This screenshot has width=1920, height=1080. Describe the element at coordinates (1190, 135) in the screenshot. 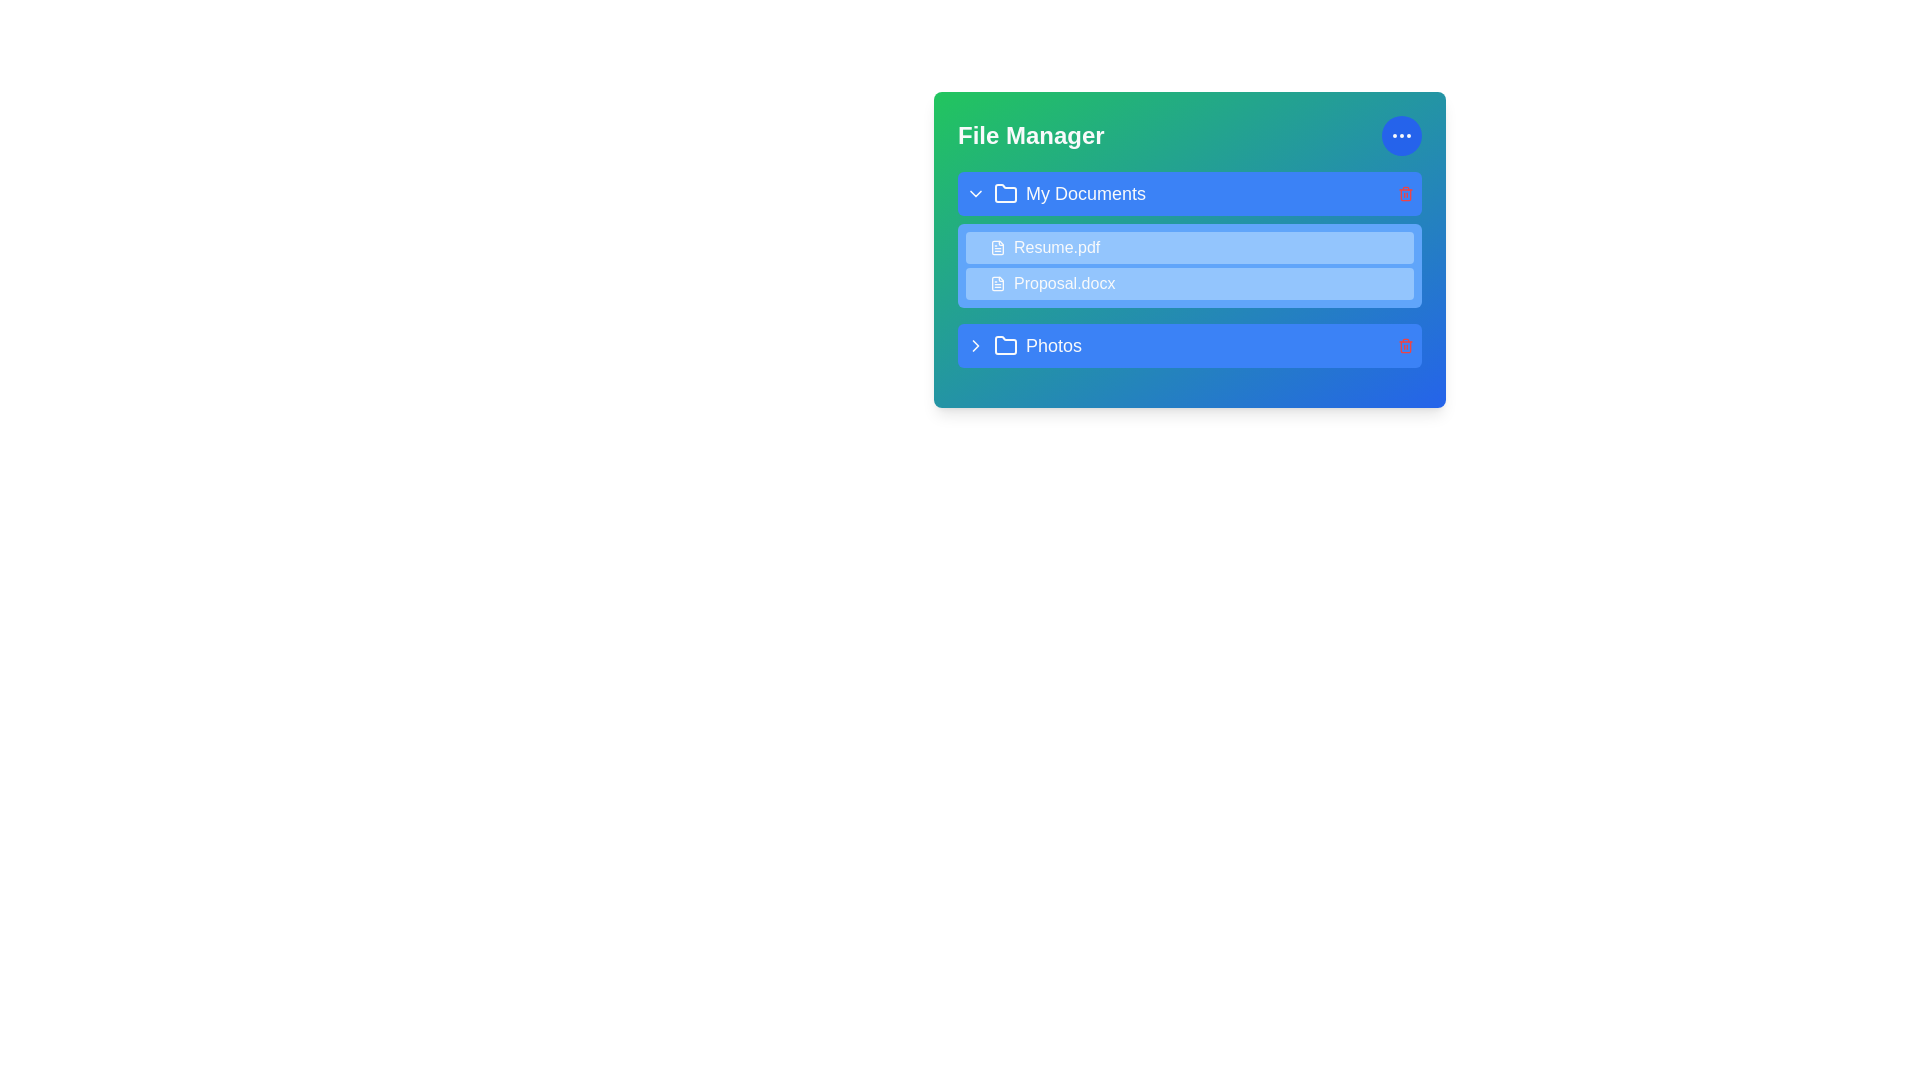

I see `text 'File Manager' on the banner at the top of the file manager interface` at that location.